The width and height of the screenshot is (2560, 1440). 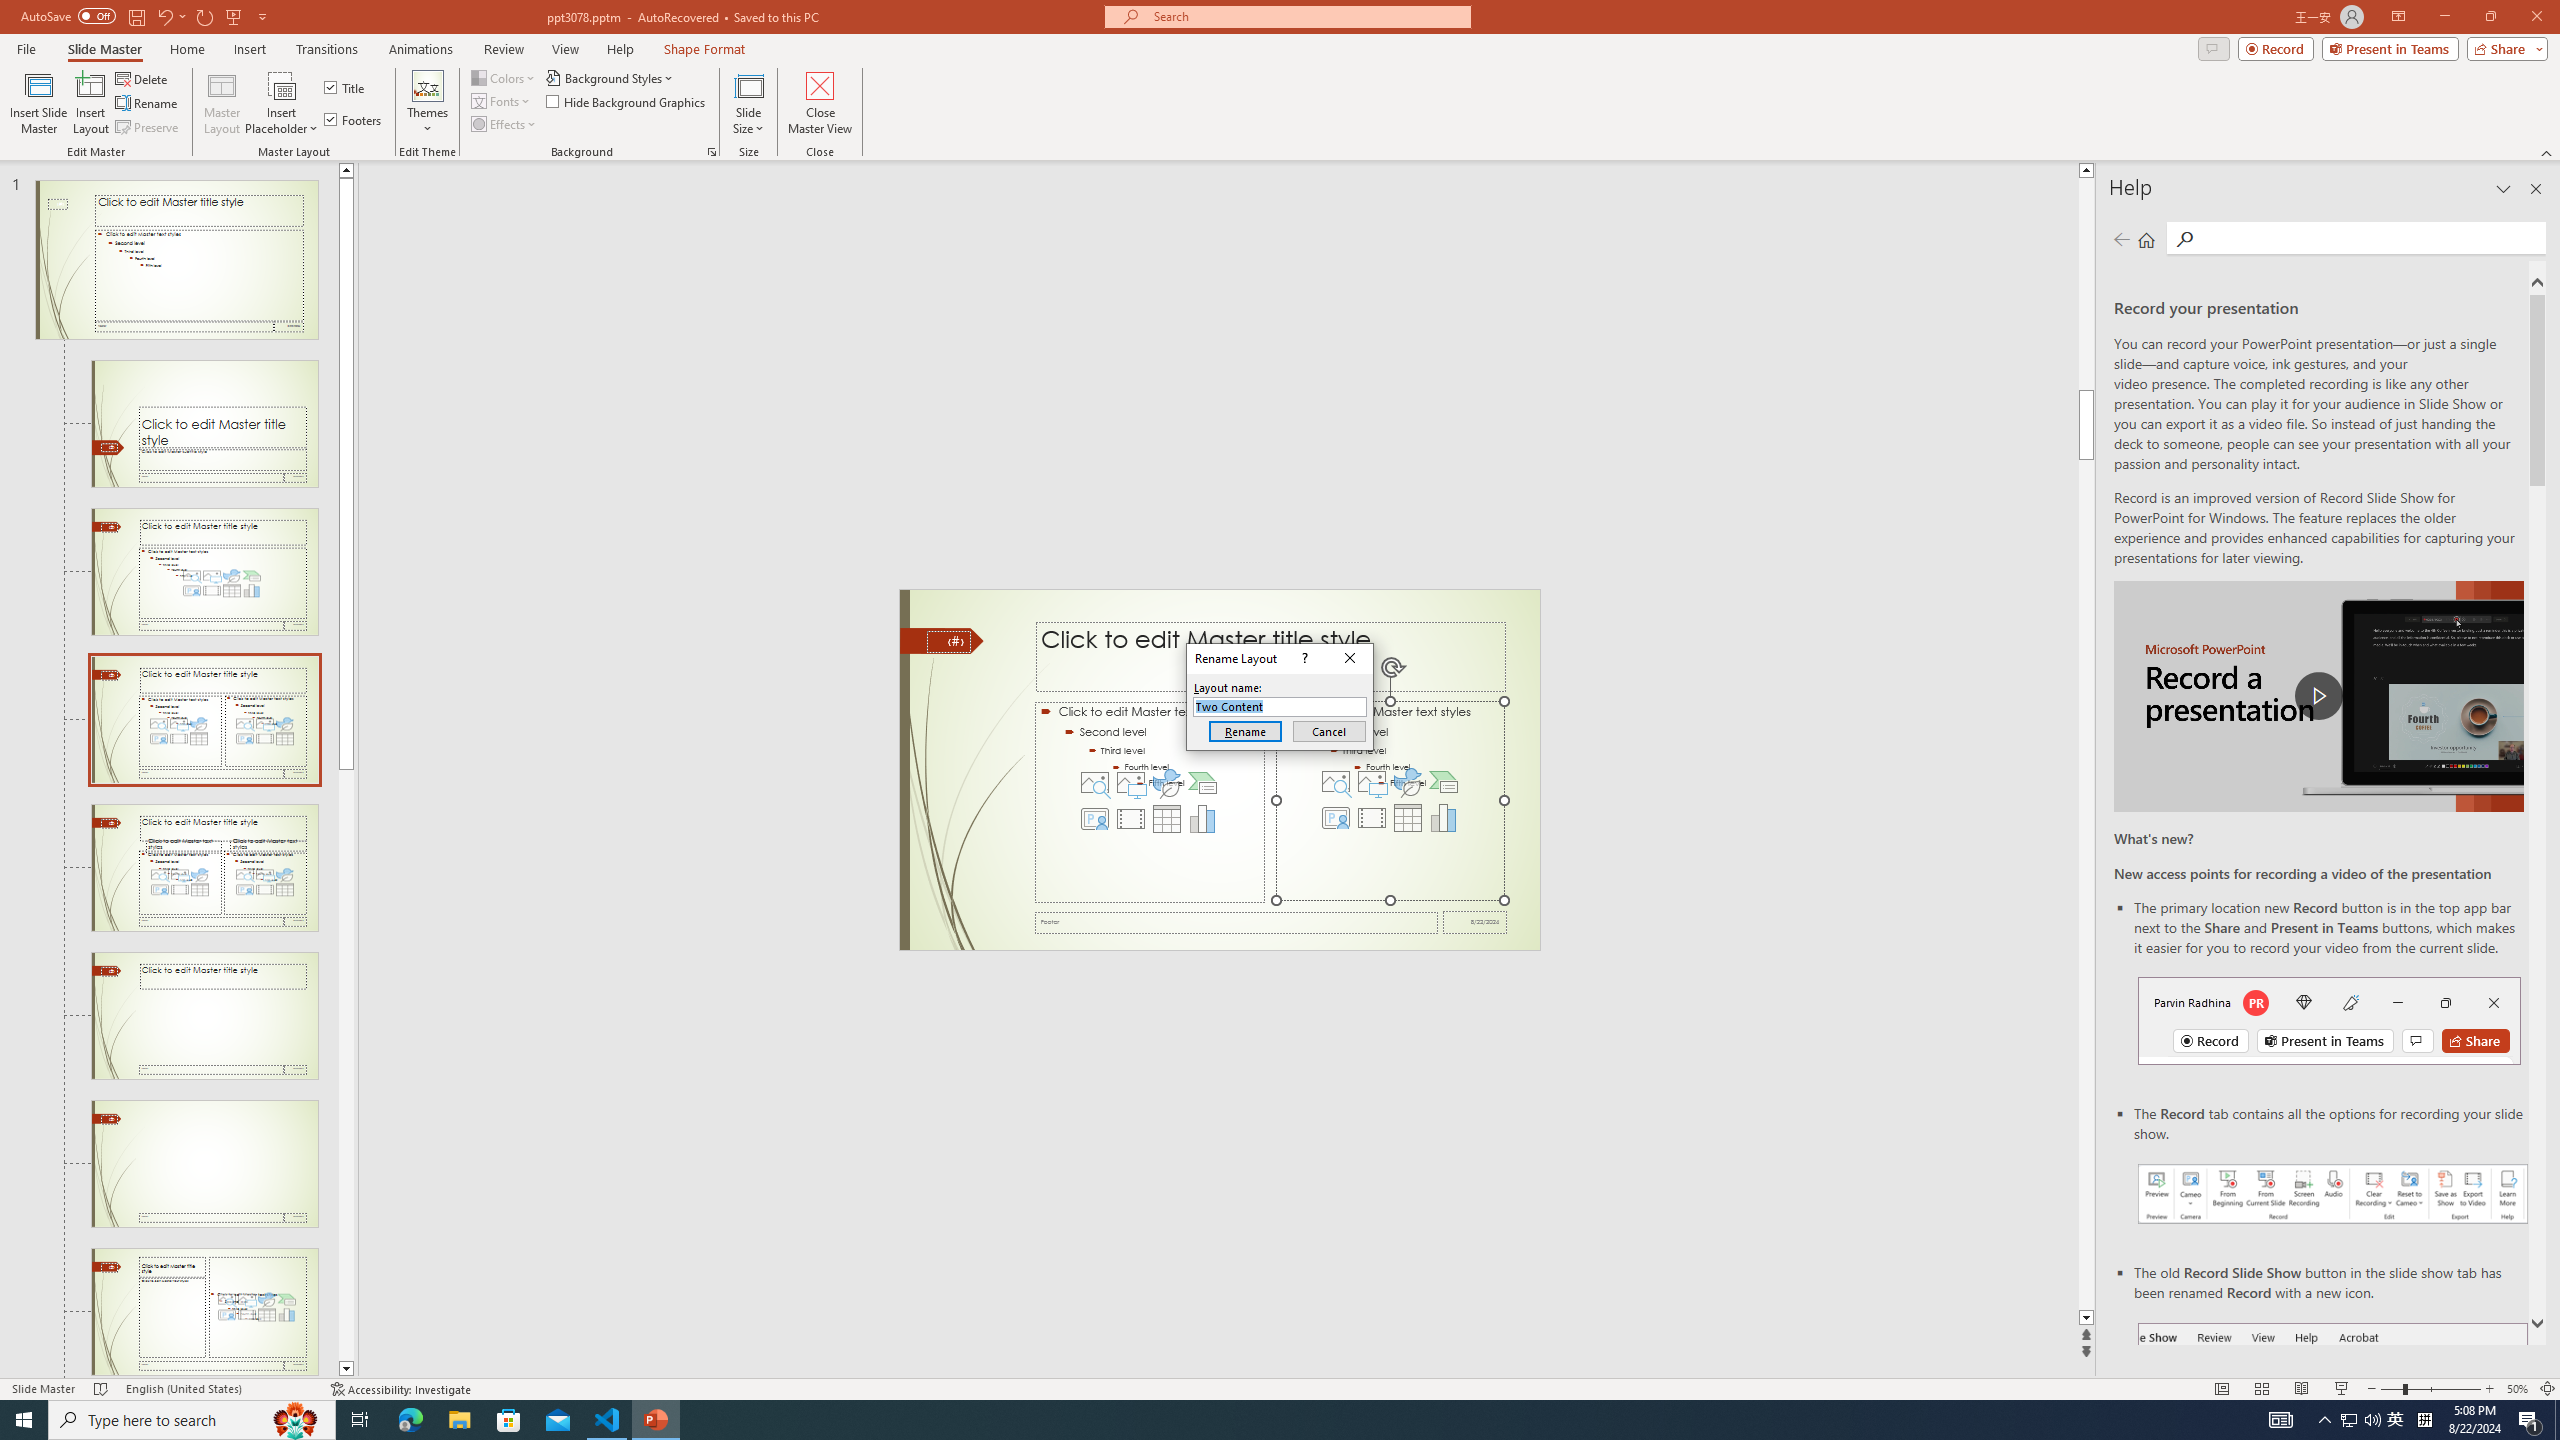 What do you see at coordinates (505, 122) in the screenshot?
I see `'Effects'` at bounding box center [505, 122].